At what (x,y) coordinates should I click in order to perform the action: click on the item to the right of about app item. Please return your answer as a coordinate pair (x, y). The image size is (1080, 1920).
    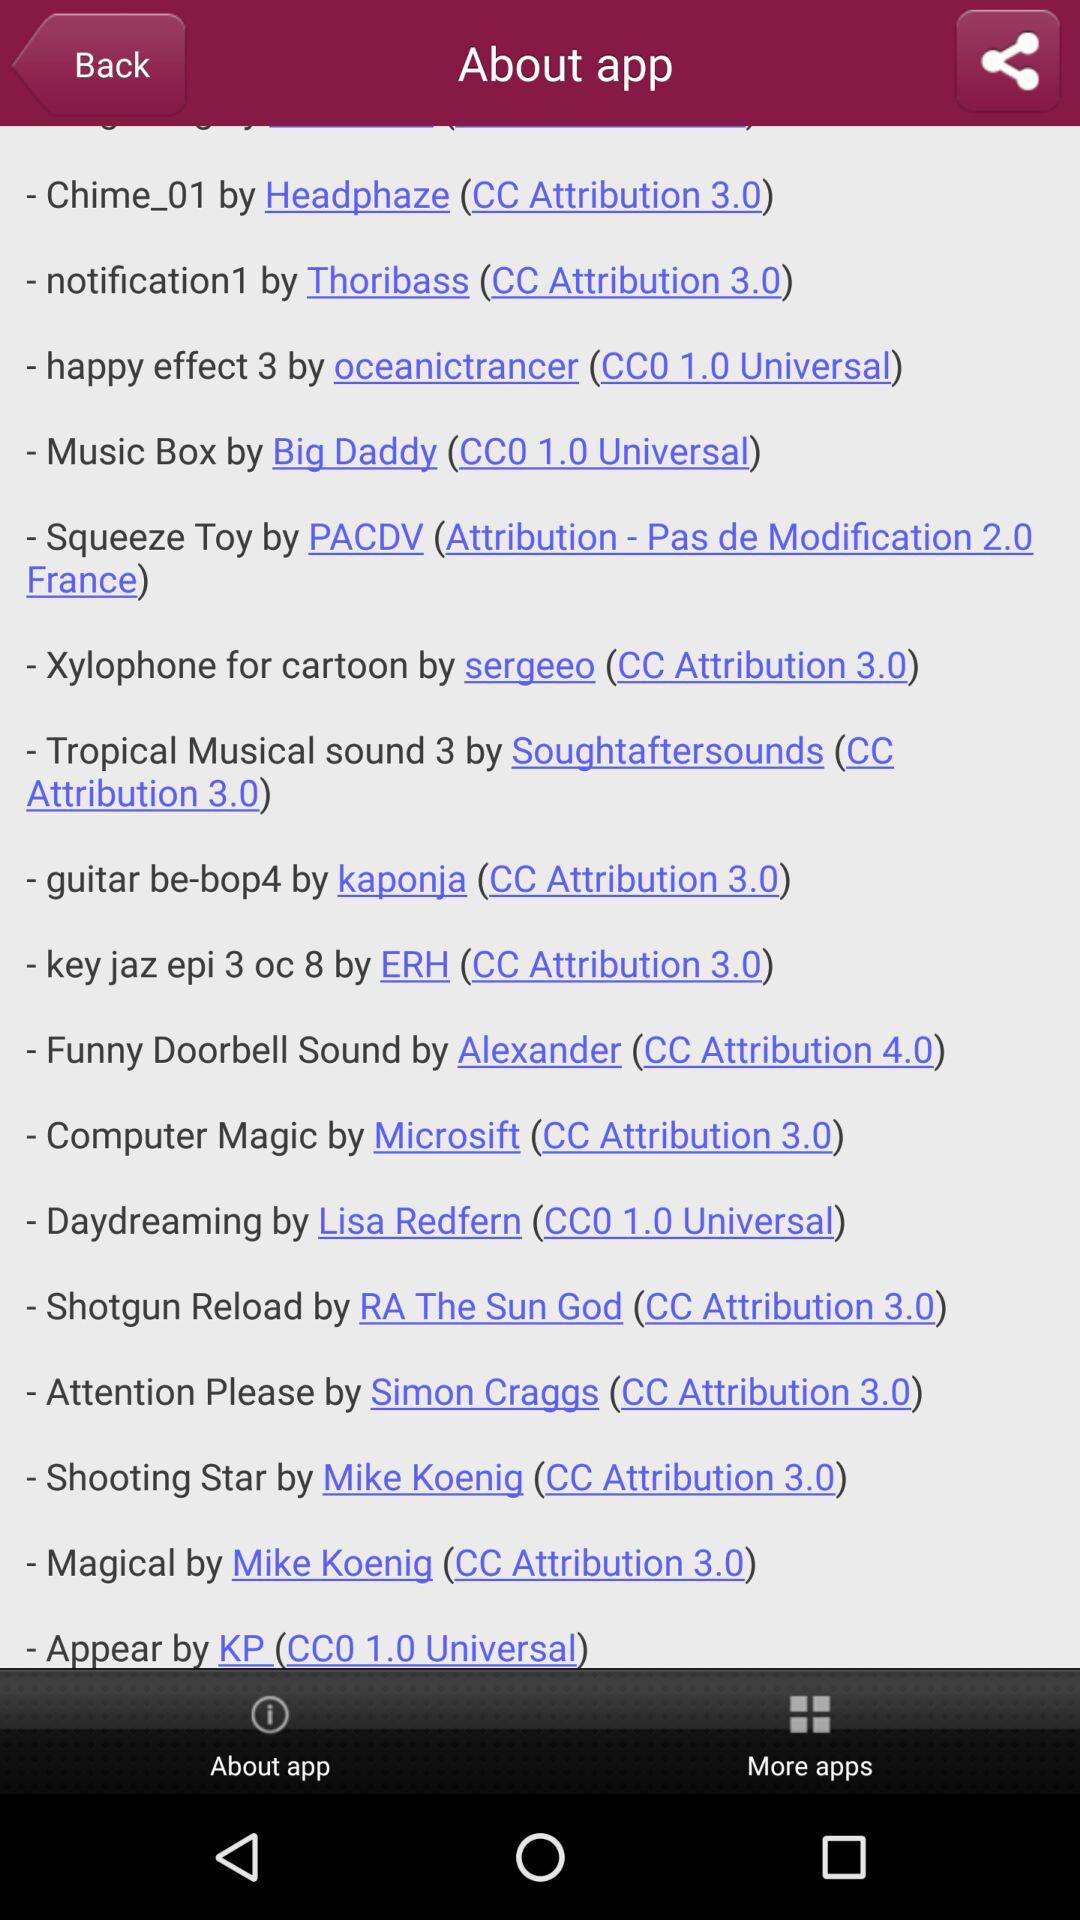
    Looking at the image, I should click on (1007, 62).